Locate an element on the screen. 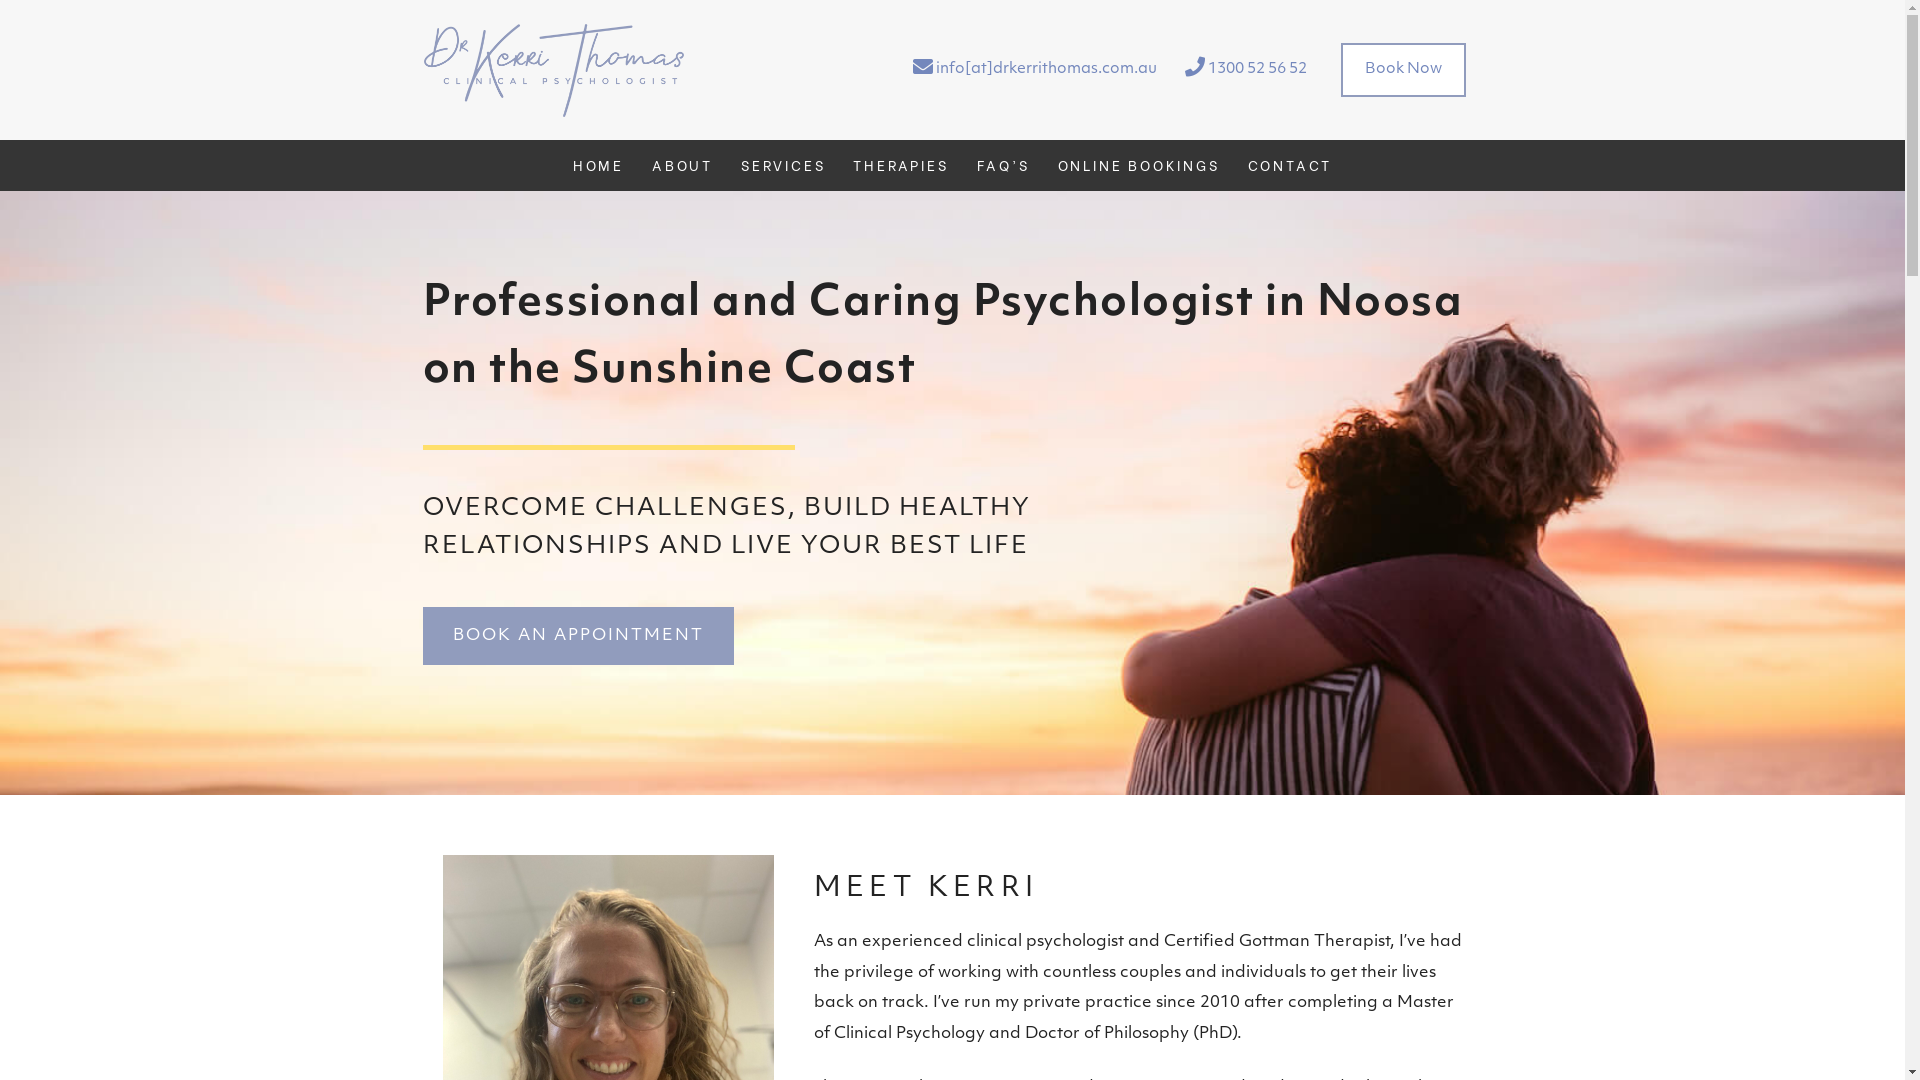  '1300 52 56 52' is located at coordinates (1171, 69).